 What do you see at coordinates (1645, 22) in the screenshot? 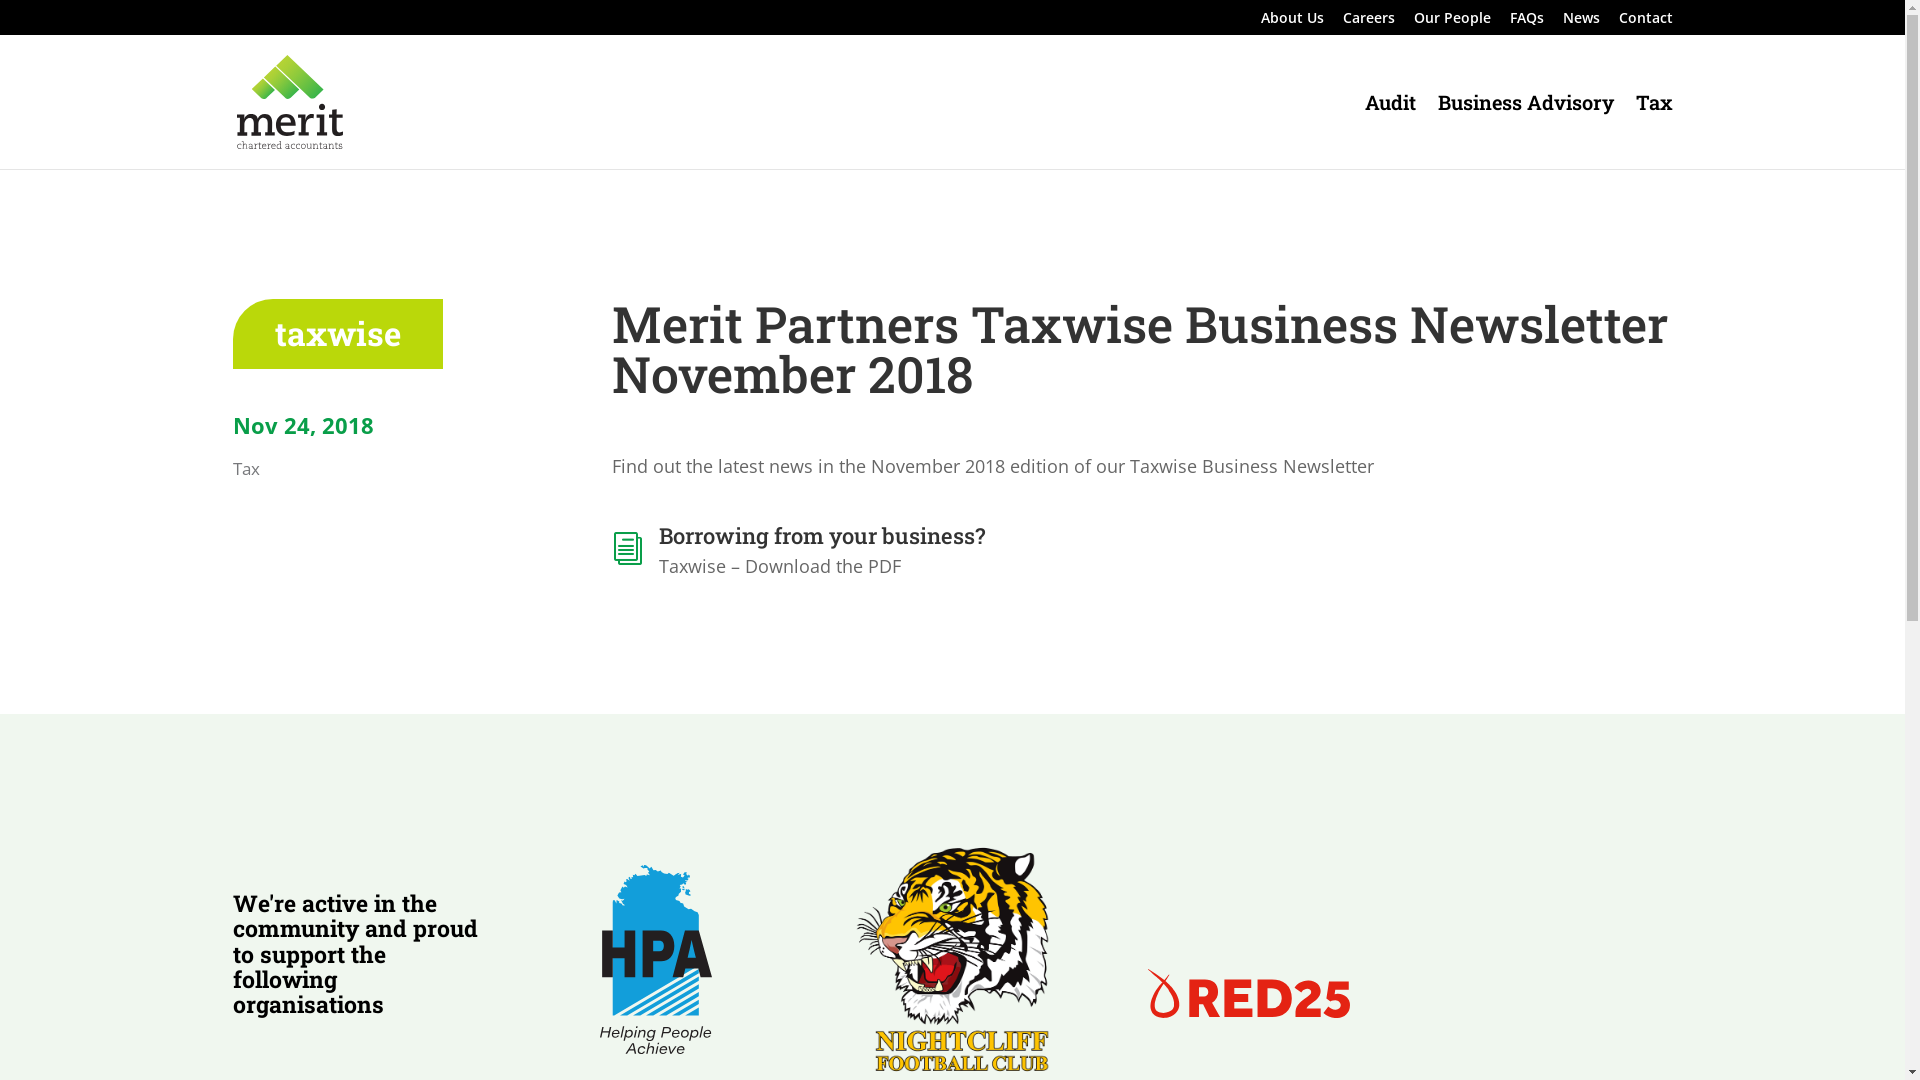
I see `'Contact'` at bounding box center [1645, 22].